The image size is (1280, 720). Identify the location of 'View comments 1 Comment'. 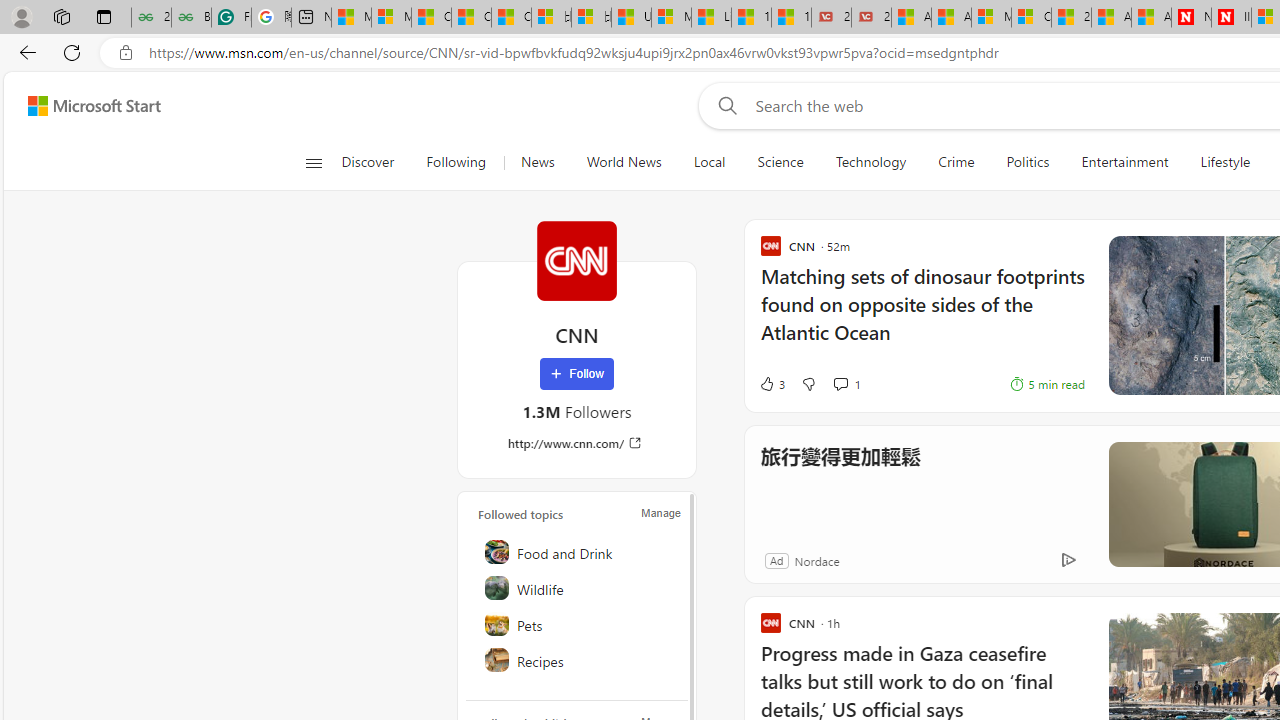
(840, 383).